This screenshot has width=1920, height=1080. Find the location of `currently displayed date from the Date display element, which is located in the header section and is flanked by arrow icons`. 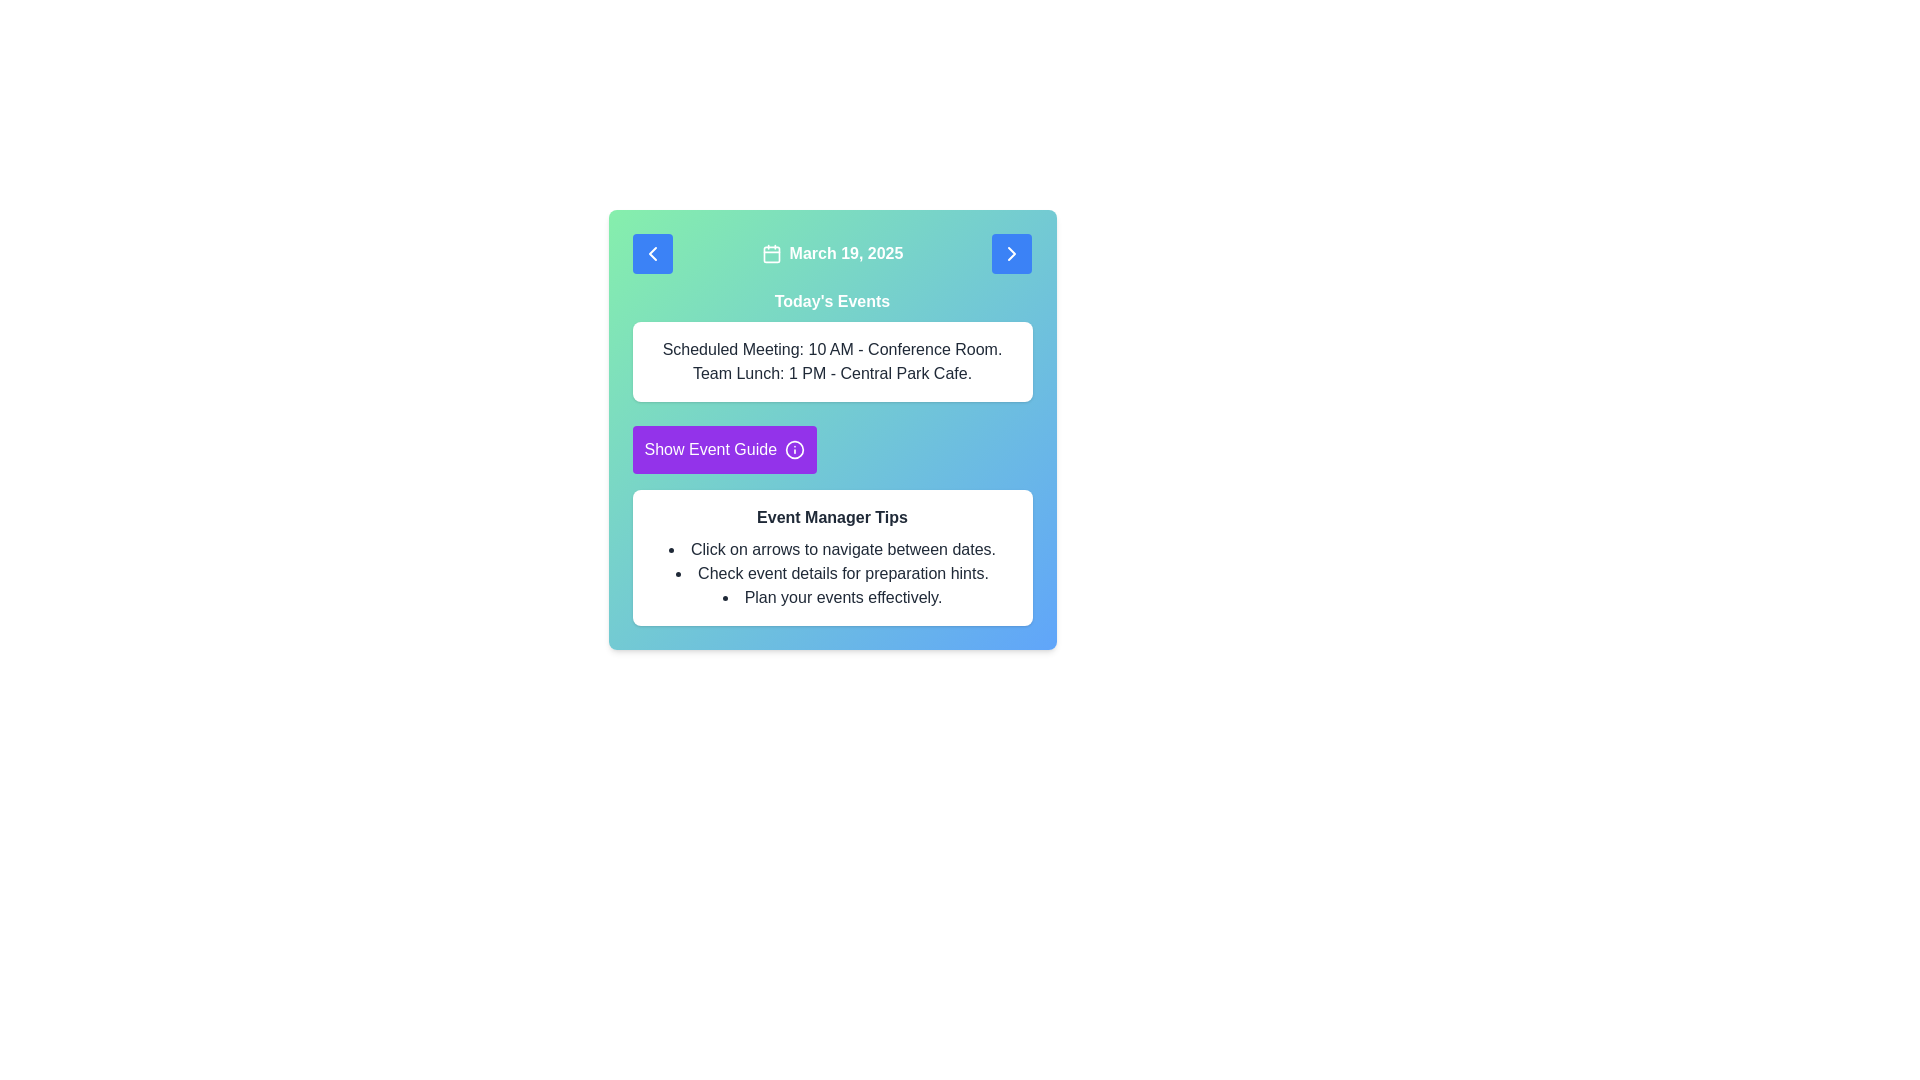

currently displayed date from the Date display element, which is located in the header section and is flanked by arrow icons is located at coordinates (832, 253).